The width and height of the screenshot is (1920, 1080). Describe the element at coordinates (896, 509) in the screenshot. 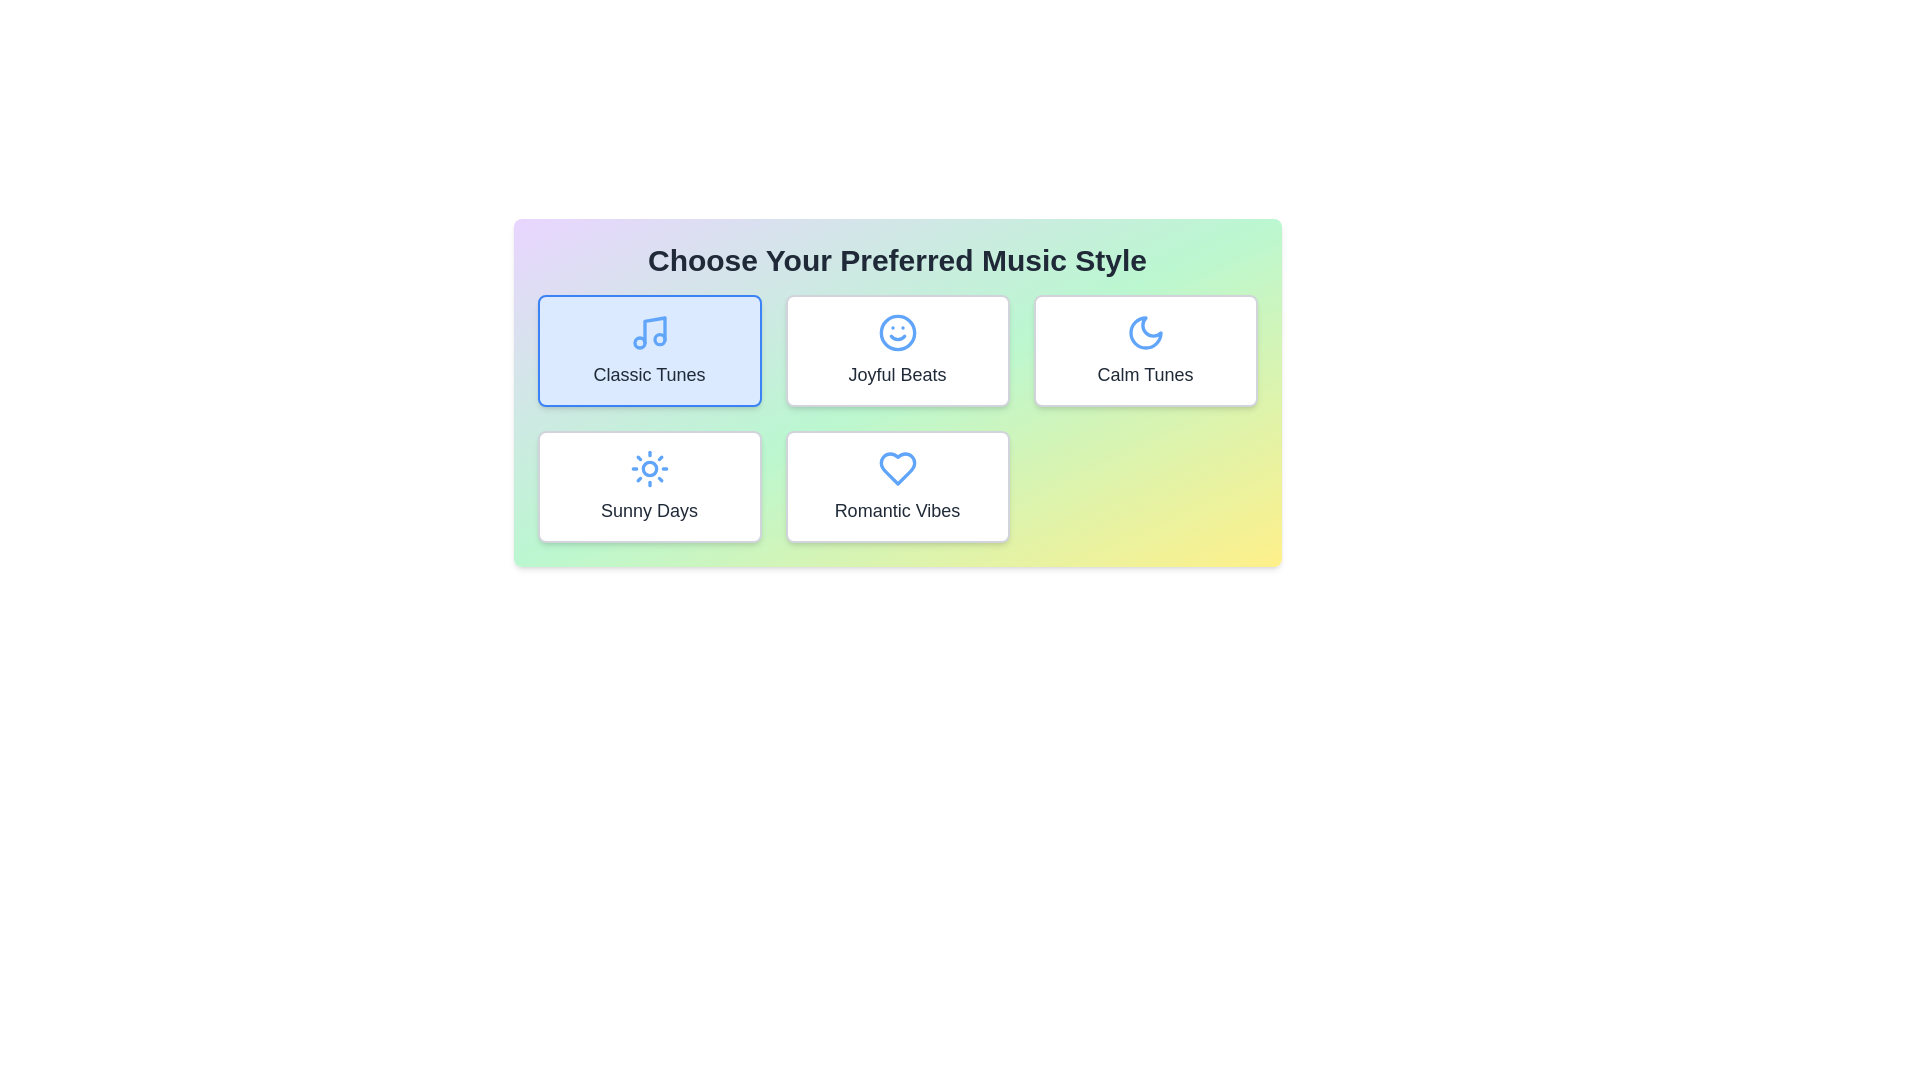

I see `the text label for the selection option 'Romantic Vibes', which is located below a blue heart icon in the lower middle of the grid layout` at that location.